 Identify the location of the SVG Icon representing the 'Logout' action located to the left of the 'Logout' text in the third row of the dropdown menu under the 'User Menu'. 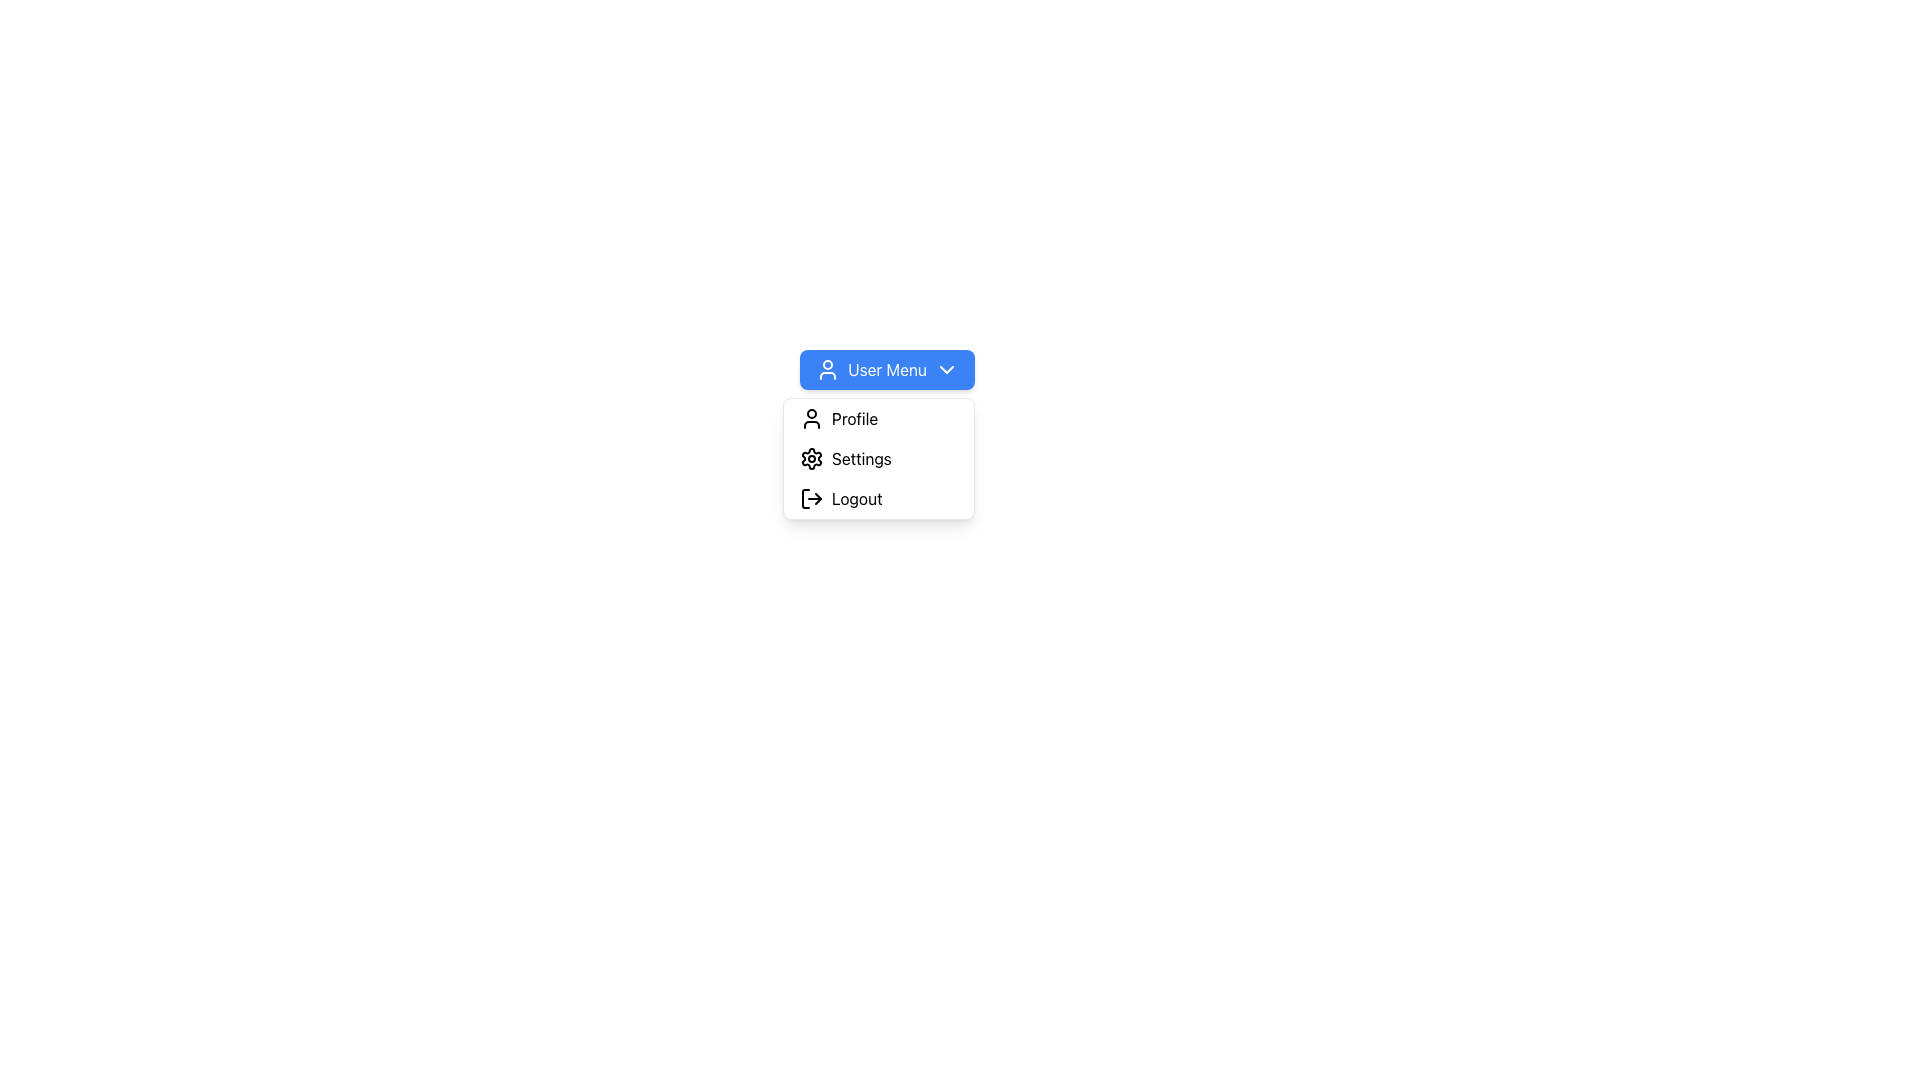
(811, 497).